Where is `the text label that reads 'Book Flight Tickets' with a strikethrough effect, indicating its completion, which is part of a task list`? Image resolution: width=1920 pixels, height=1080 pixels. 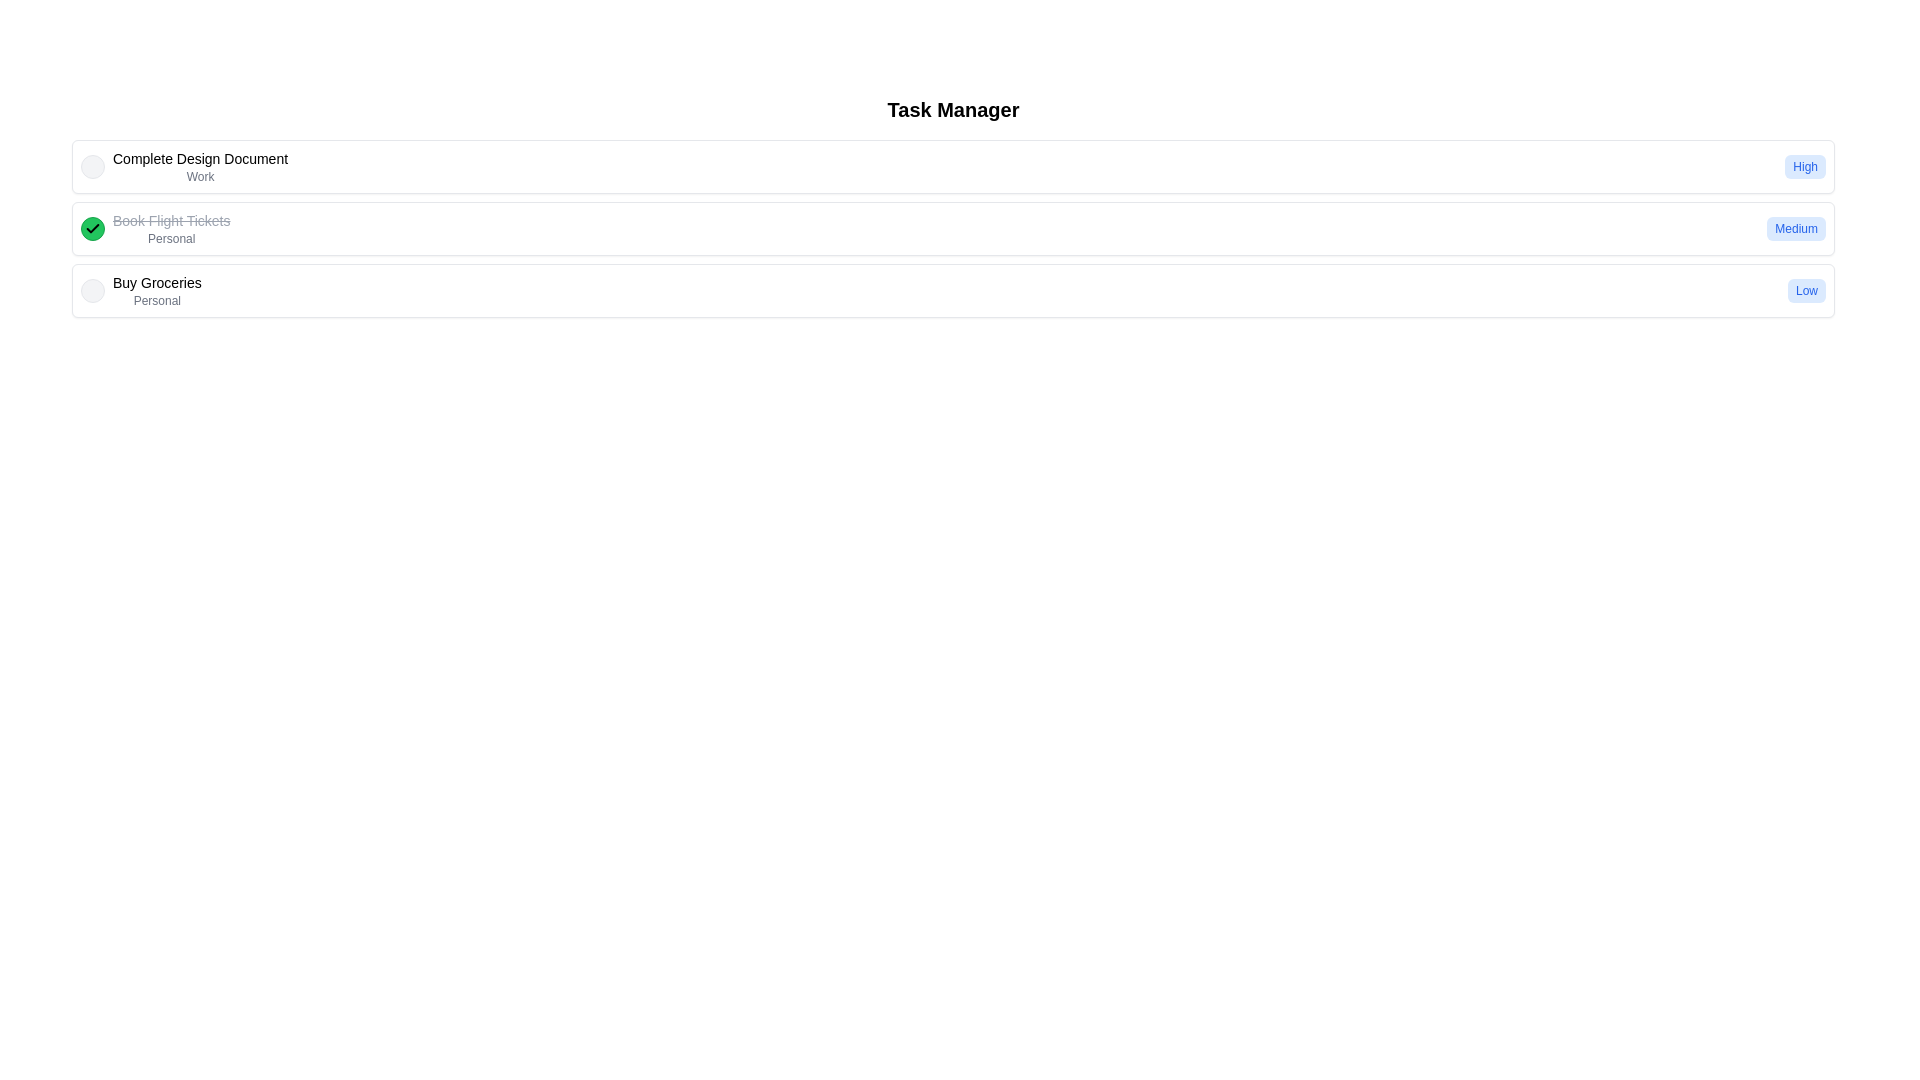
the text label that reads 'Book Flight Tickets' with a strikethrough effect, indicating its completion, which is part of a task list is located at coordinates (171, 227).